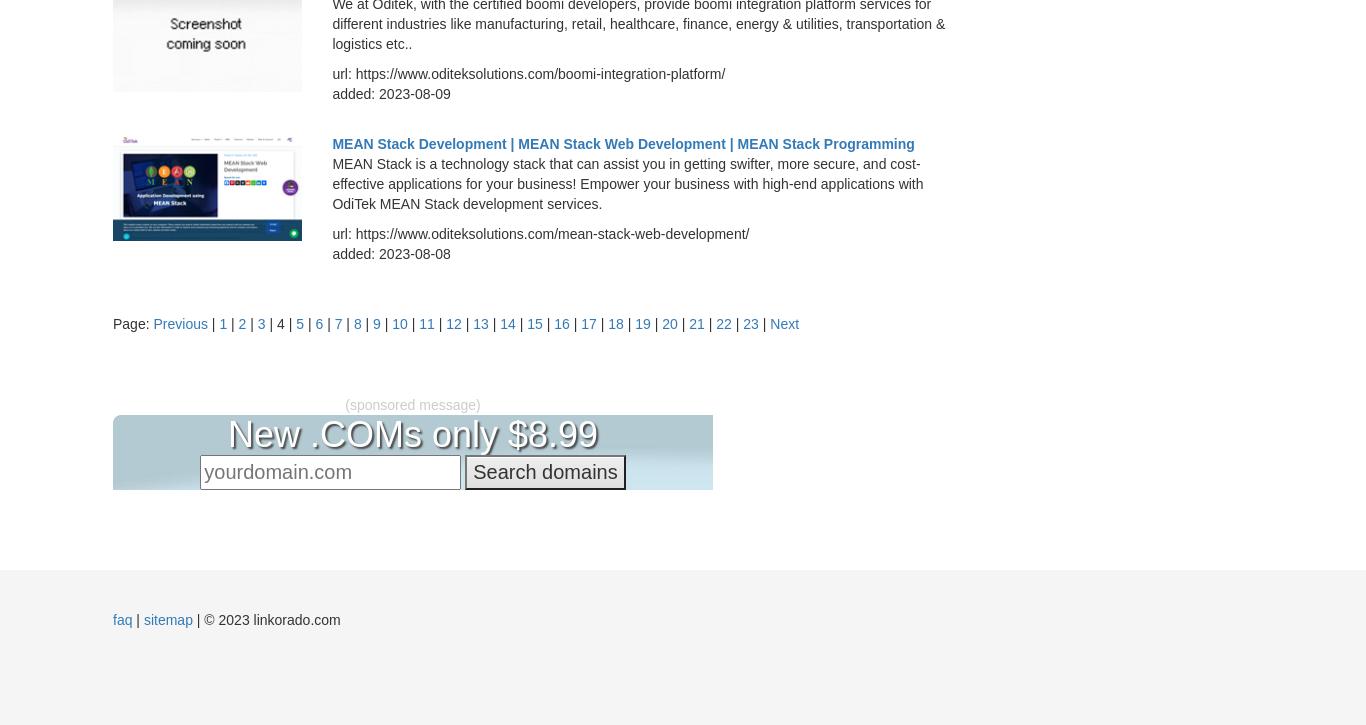  What do you see at coordinates (622, 142) in the screenshot?
I see `'MEAN Stack Development | MEAN Stack Web Development | MEAN Stack Programming'` at bounding box center [622, 142].